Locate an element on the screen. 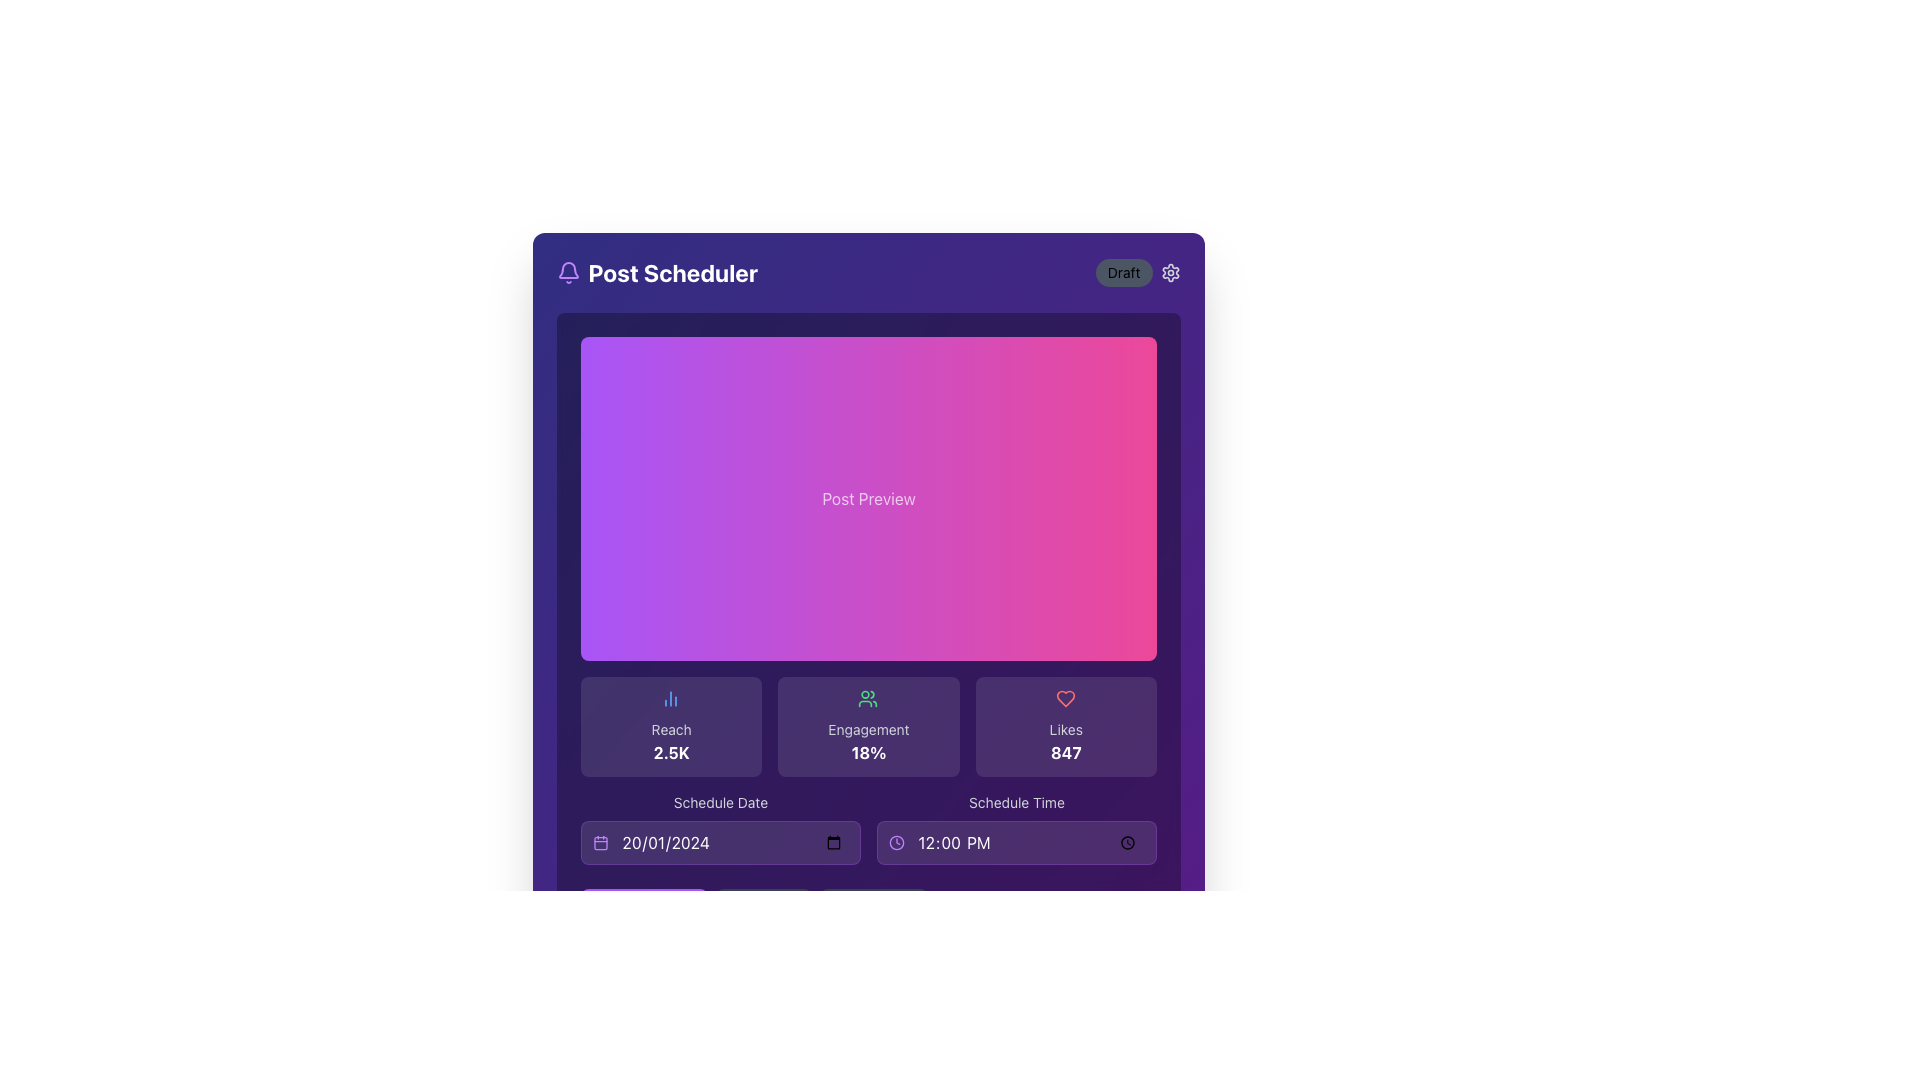 This screenshot has width=1920, height=1080. the engagement card displaying '18%' with a purple background and a green person icon, located in the second column of three cards is located at coordinates (868, 726).